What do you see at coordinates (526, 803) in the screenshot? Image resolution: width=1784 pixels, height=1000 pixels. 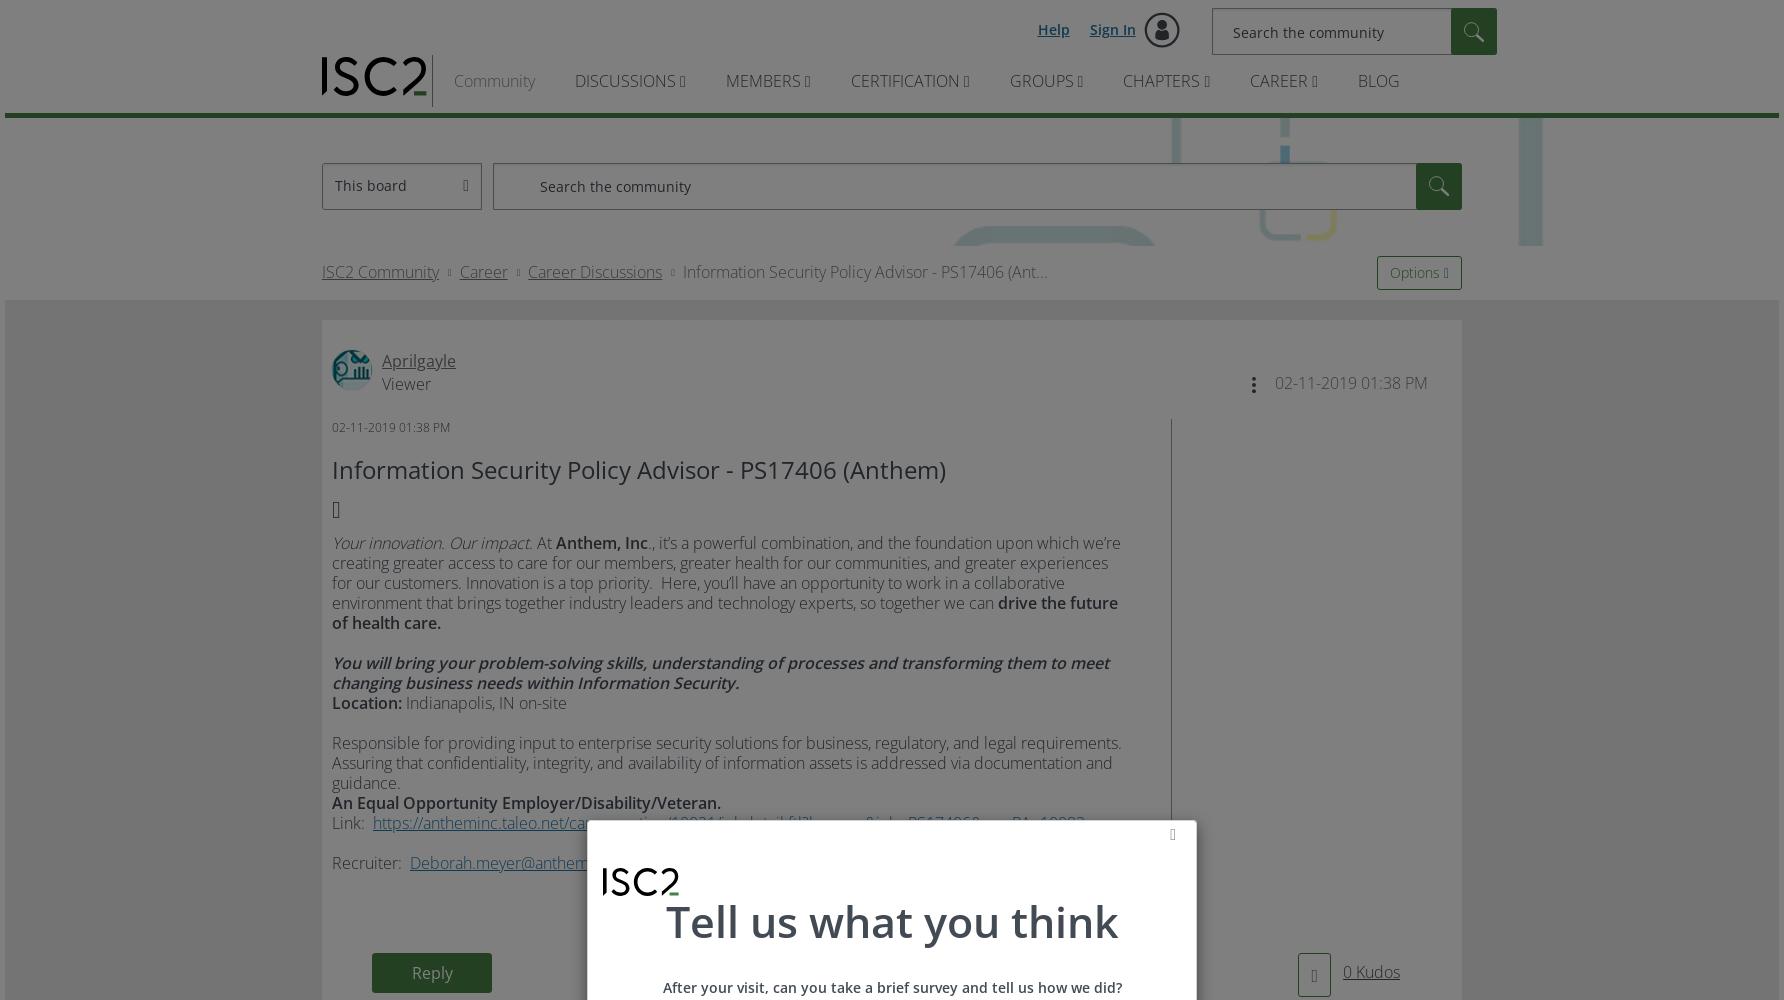 I see `'An Equal Opportunity Employer/Disability/Veteran.'` at bounding box center [526, 803].